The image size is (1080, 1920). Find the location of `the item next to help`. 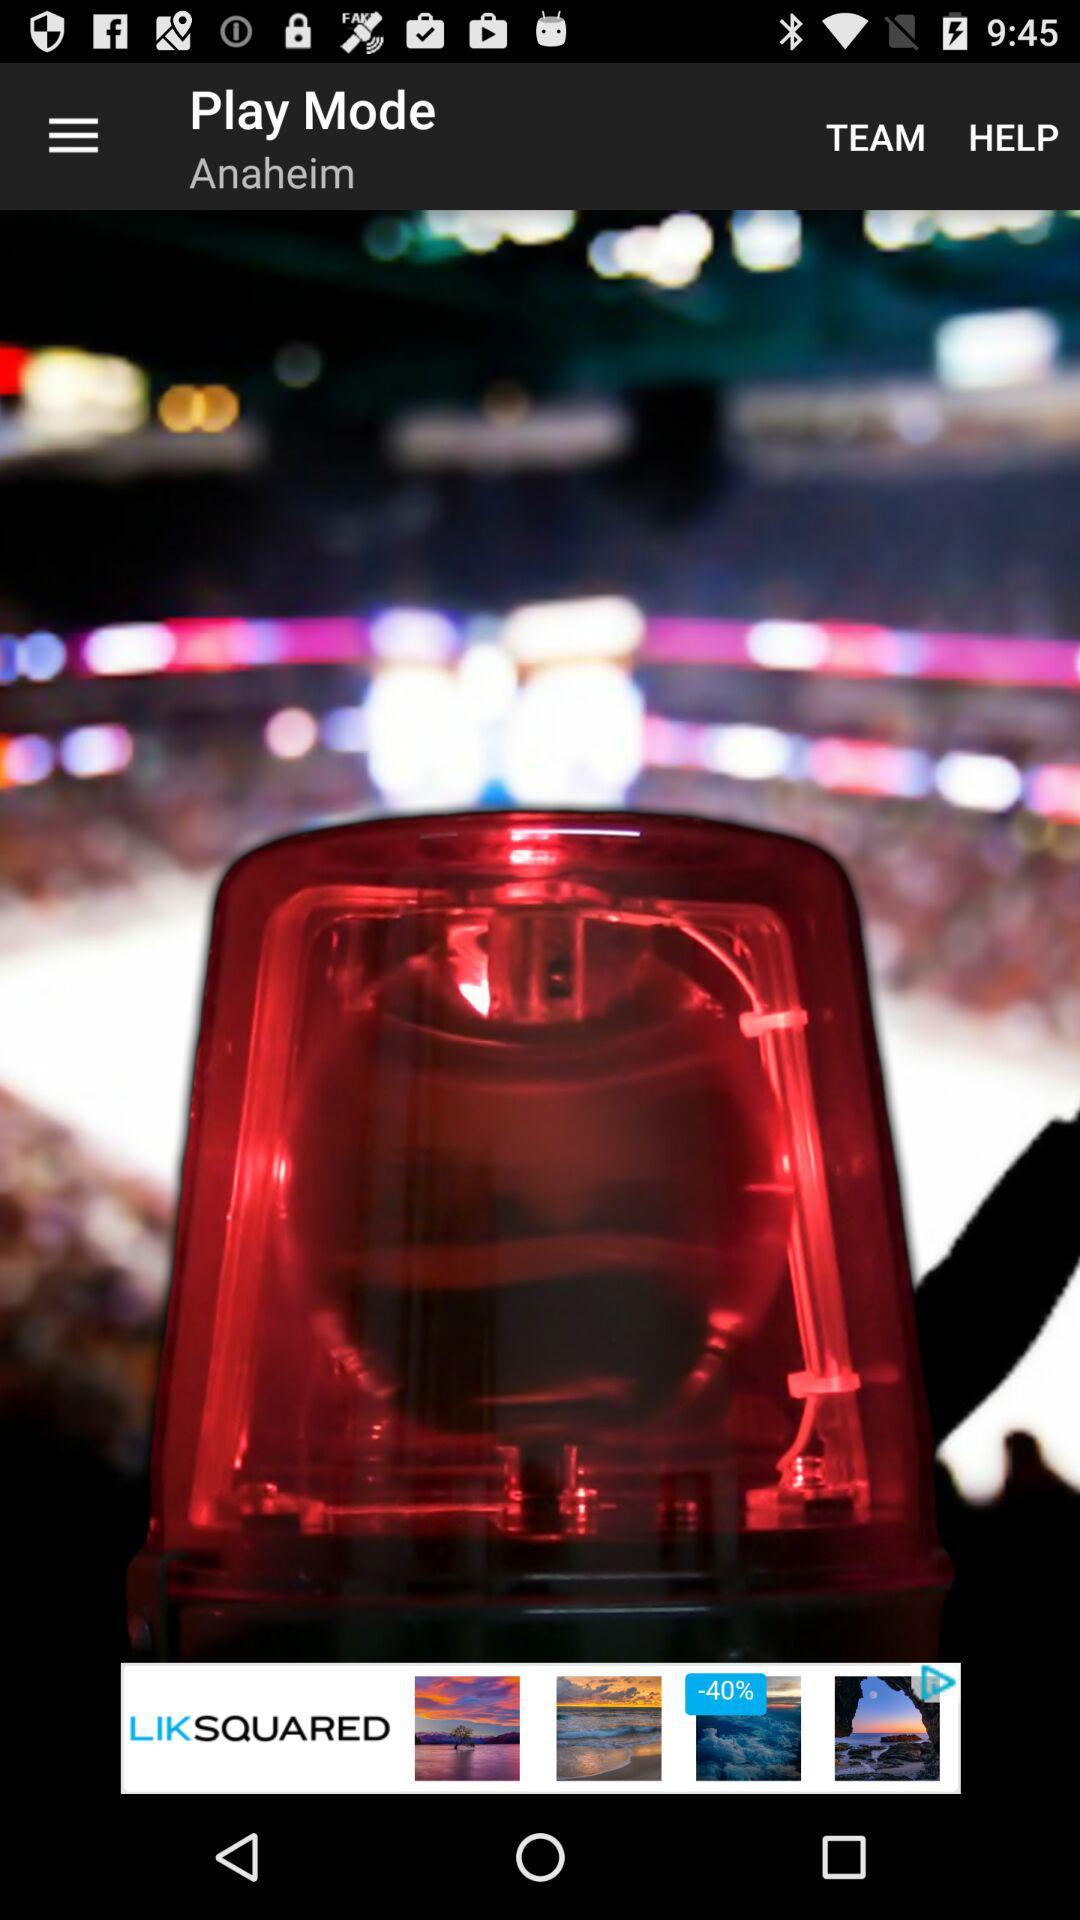

the item next to help is located at coordinates (874, 135).